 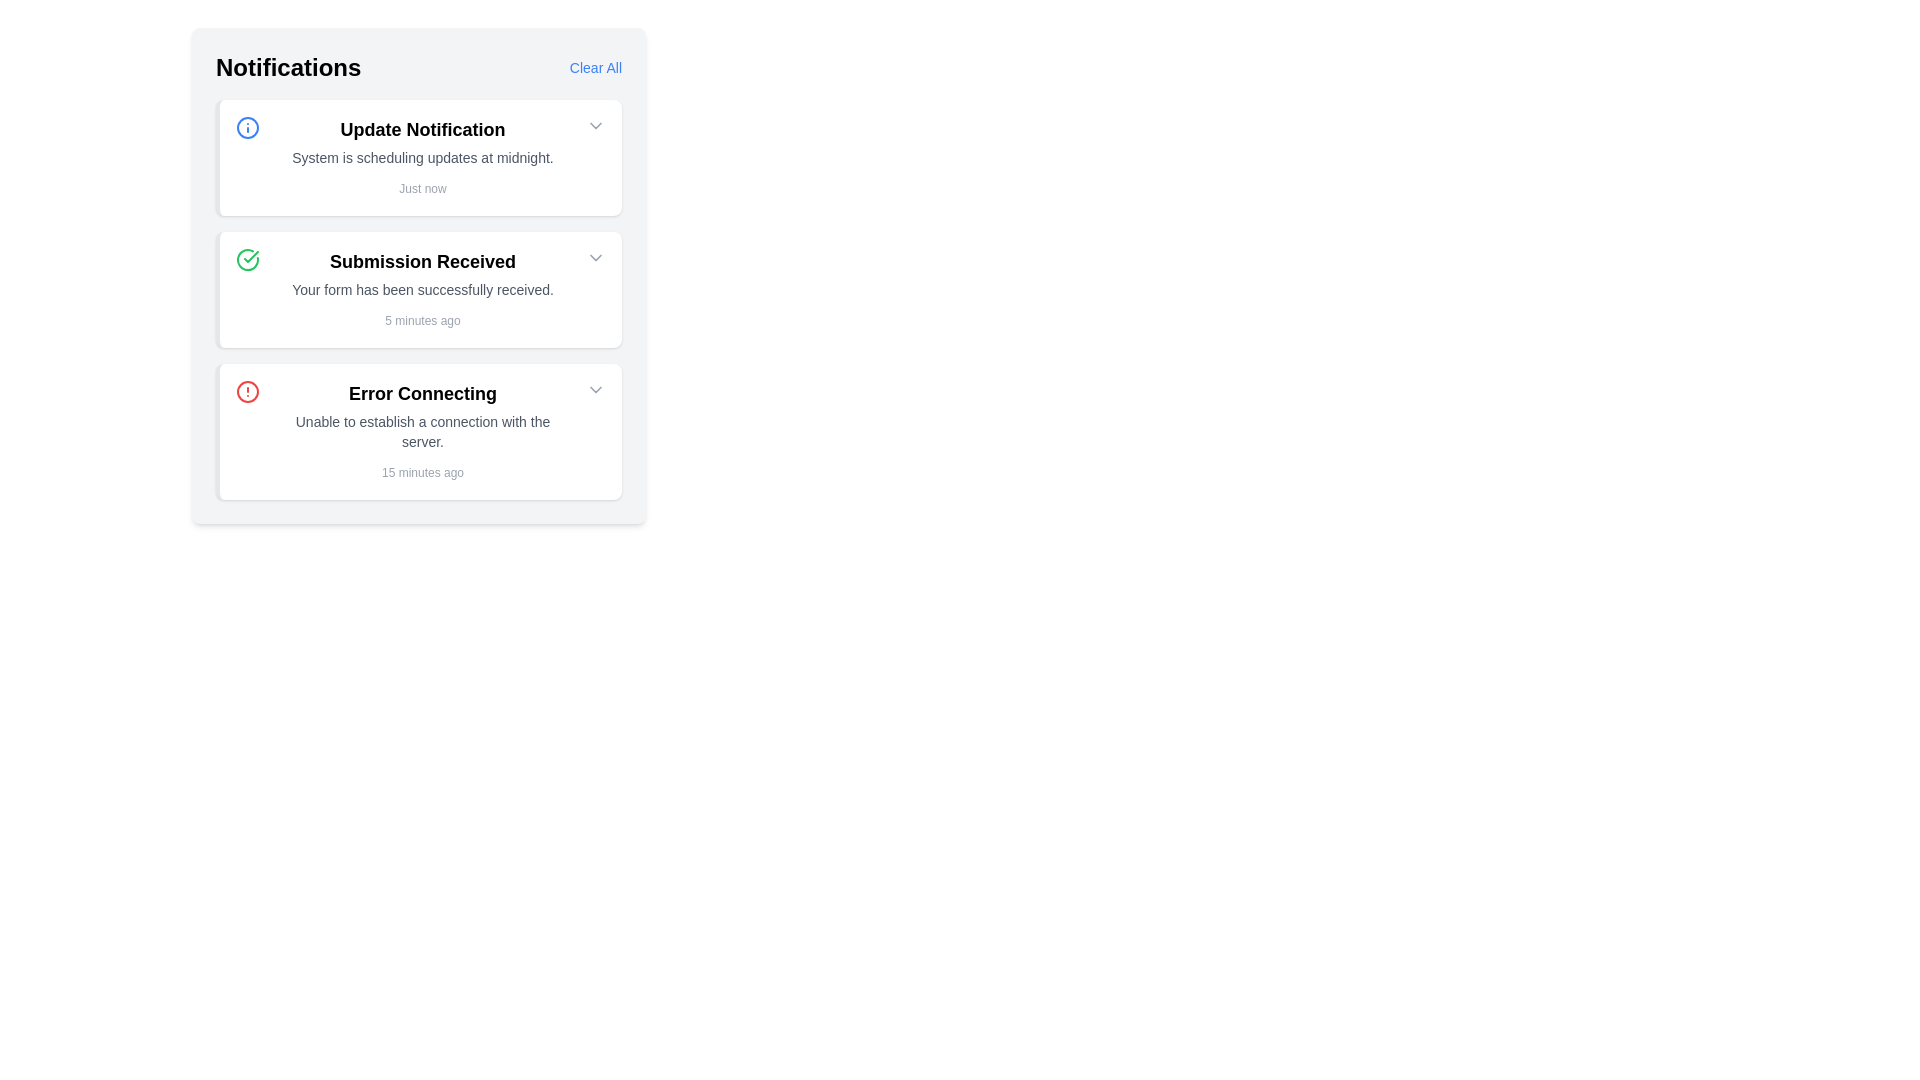 I want to click on the confirmation message Text label displayed below 'Submission Received' in the notification card, so click(x=421, y=289).